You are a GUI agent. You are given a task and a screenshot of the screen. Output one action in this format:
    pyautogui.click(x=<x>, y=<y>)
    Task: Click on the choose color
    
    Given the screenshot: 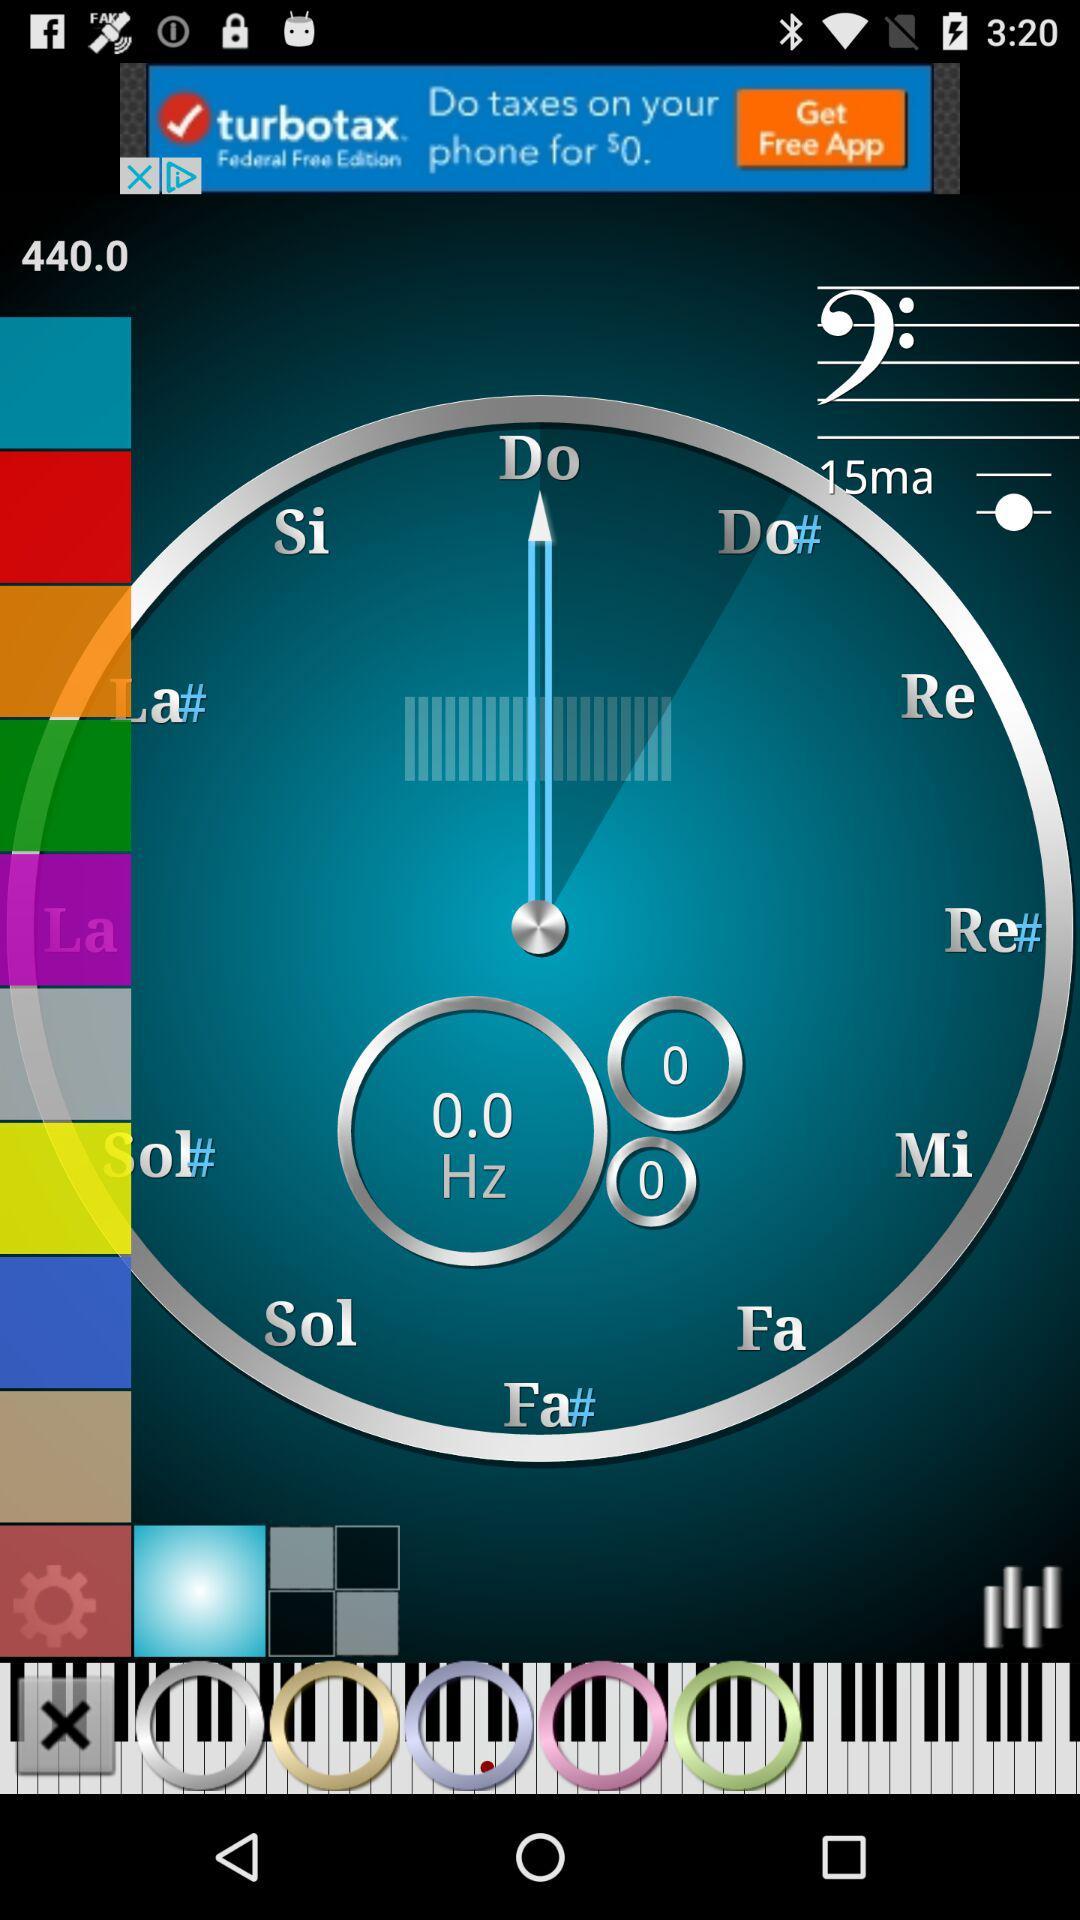 What is the action you would take?
    pyautogui.click(x=199, y=1590)
    